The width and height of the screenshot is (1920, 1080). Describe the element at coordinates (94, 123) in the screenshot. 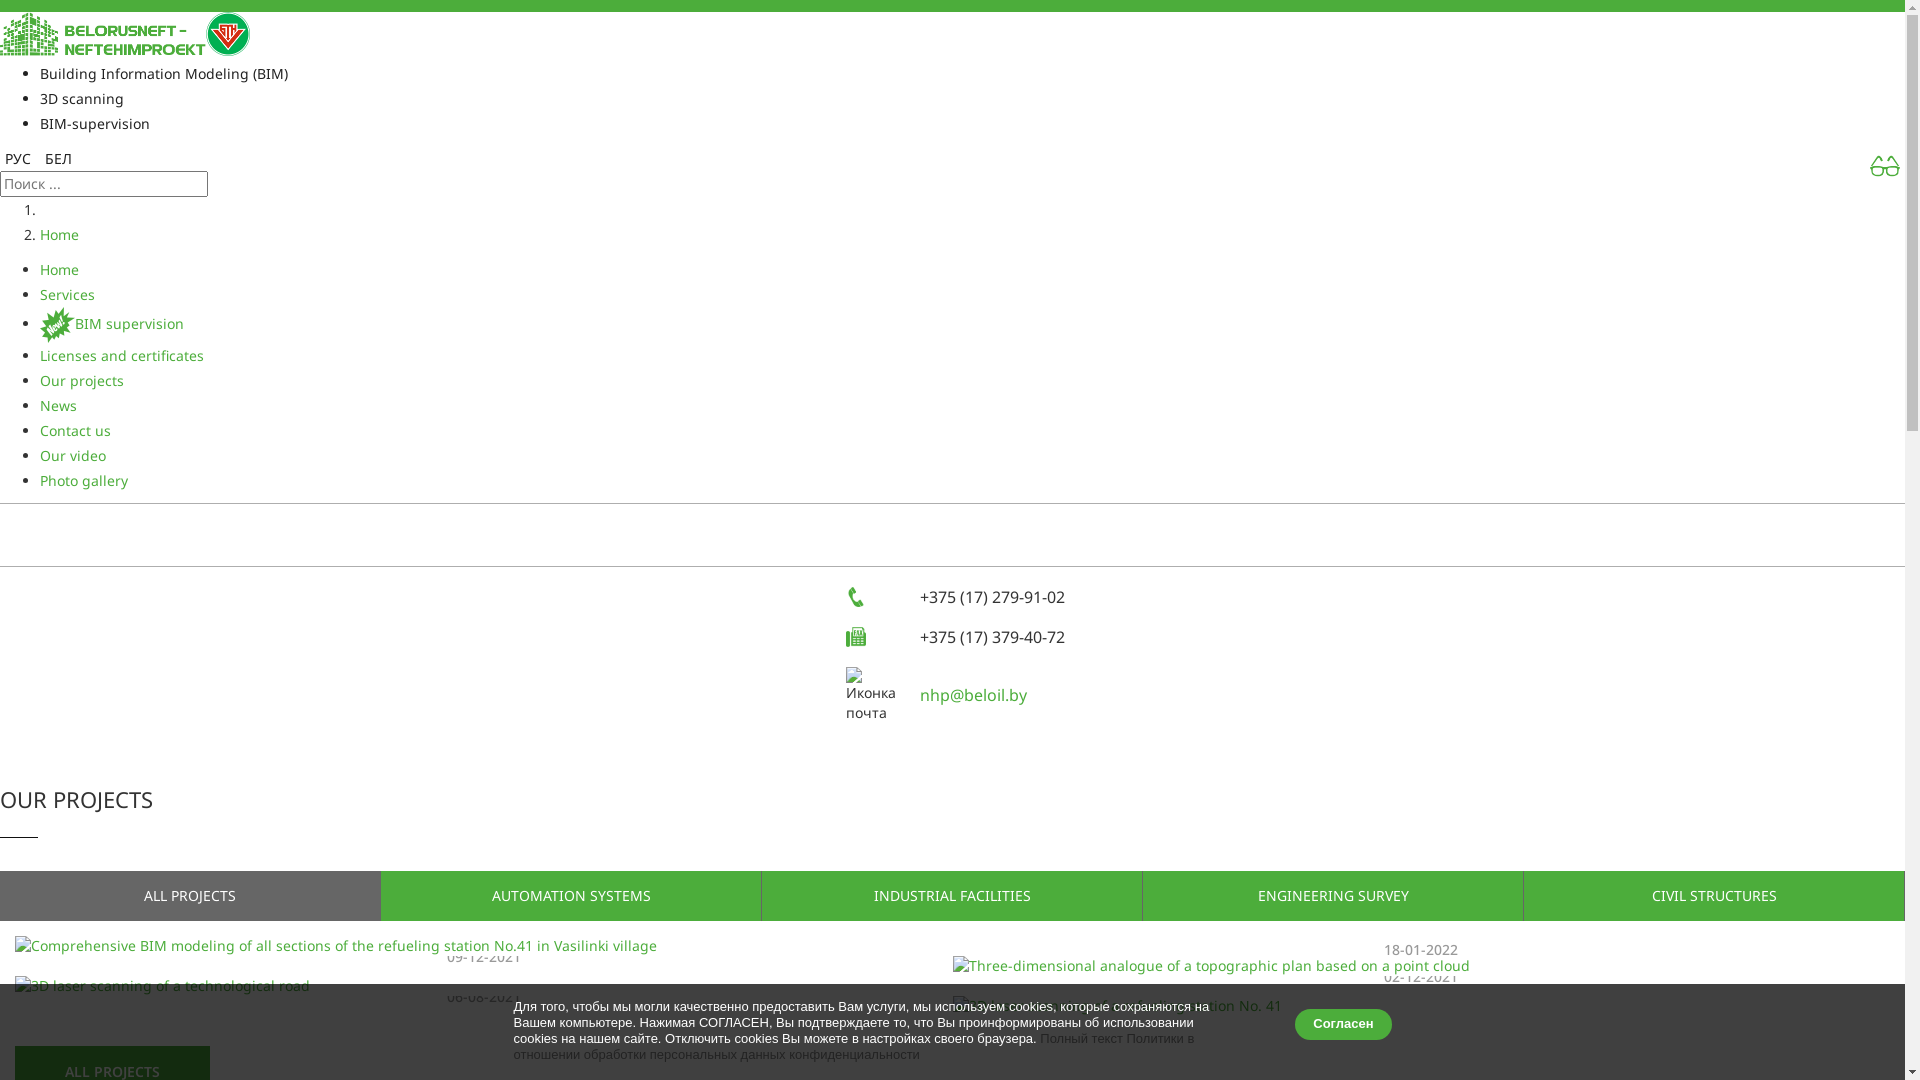

I see `'BIM-supervision'` at that location.